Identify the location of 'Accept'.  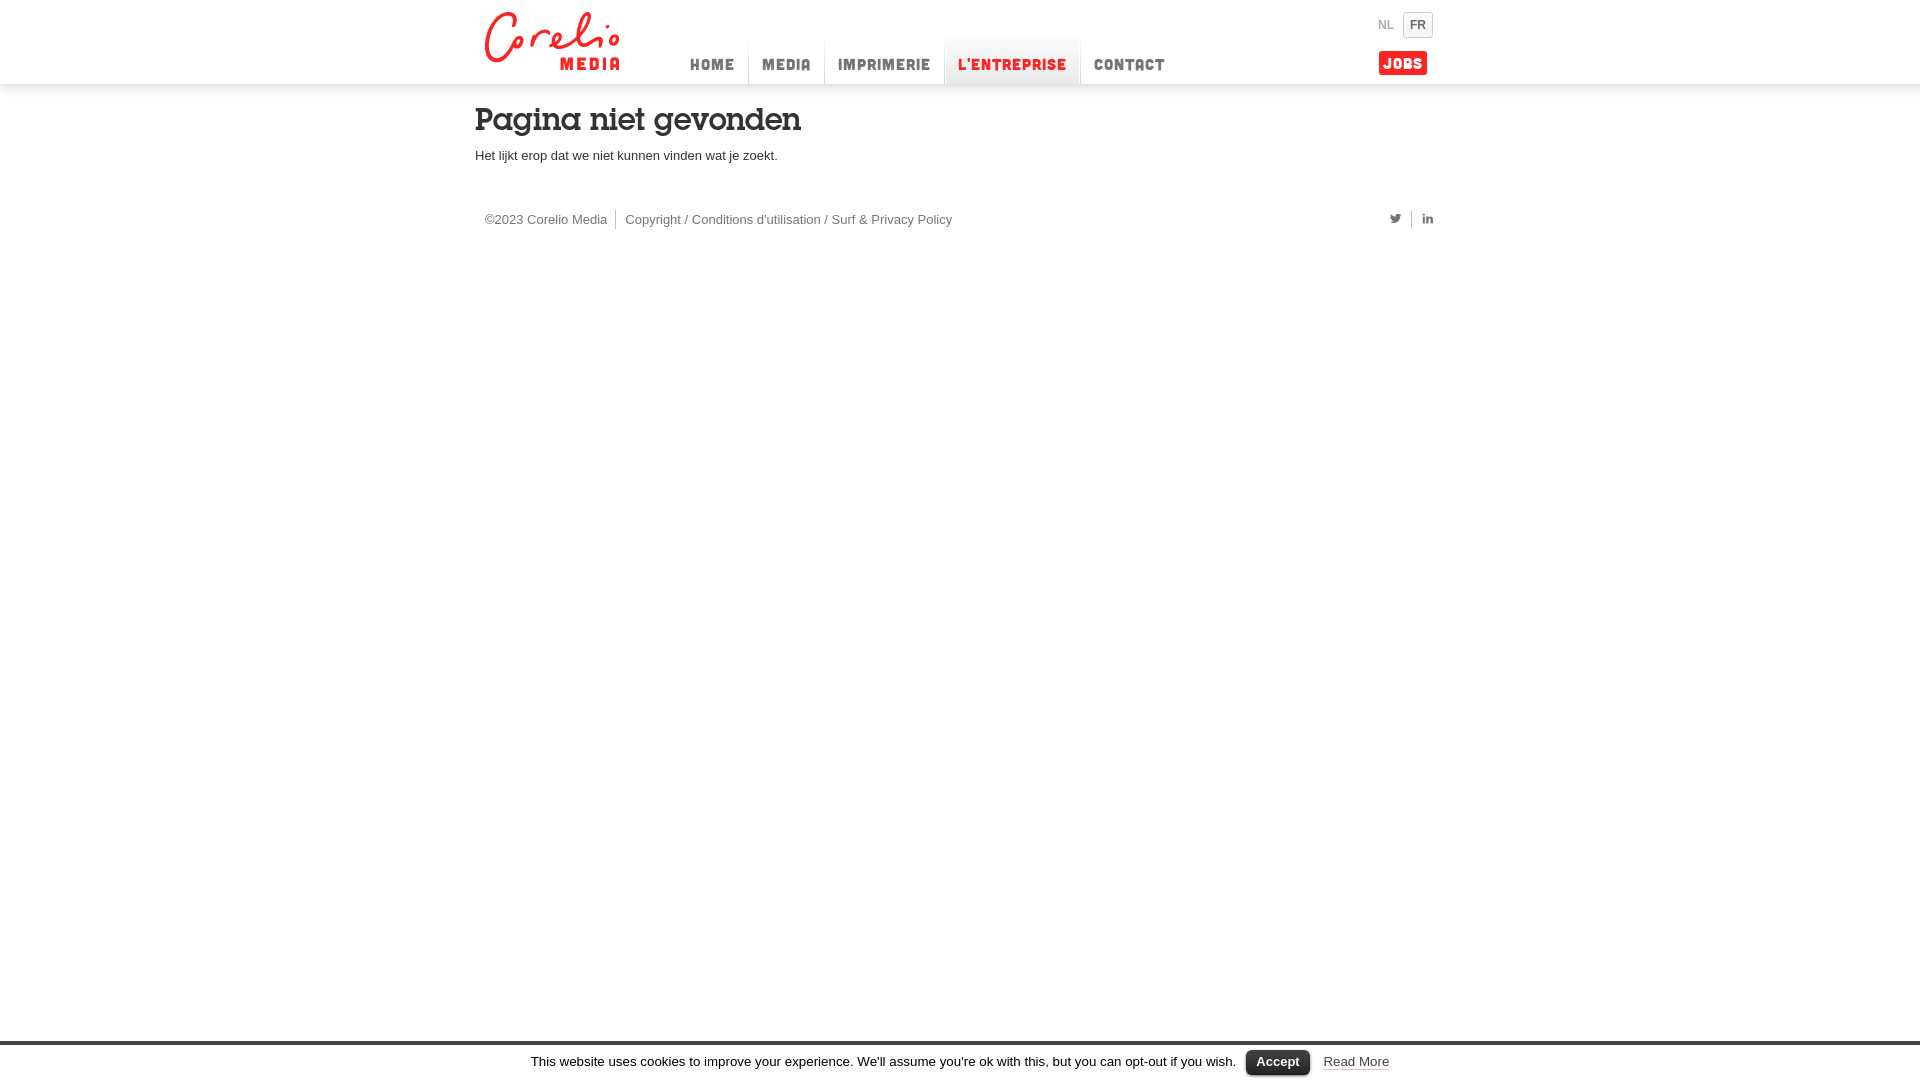
(1245, 1061).